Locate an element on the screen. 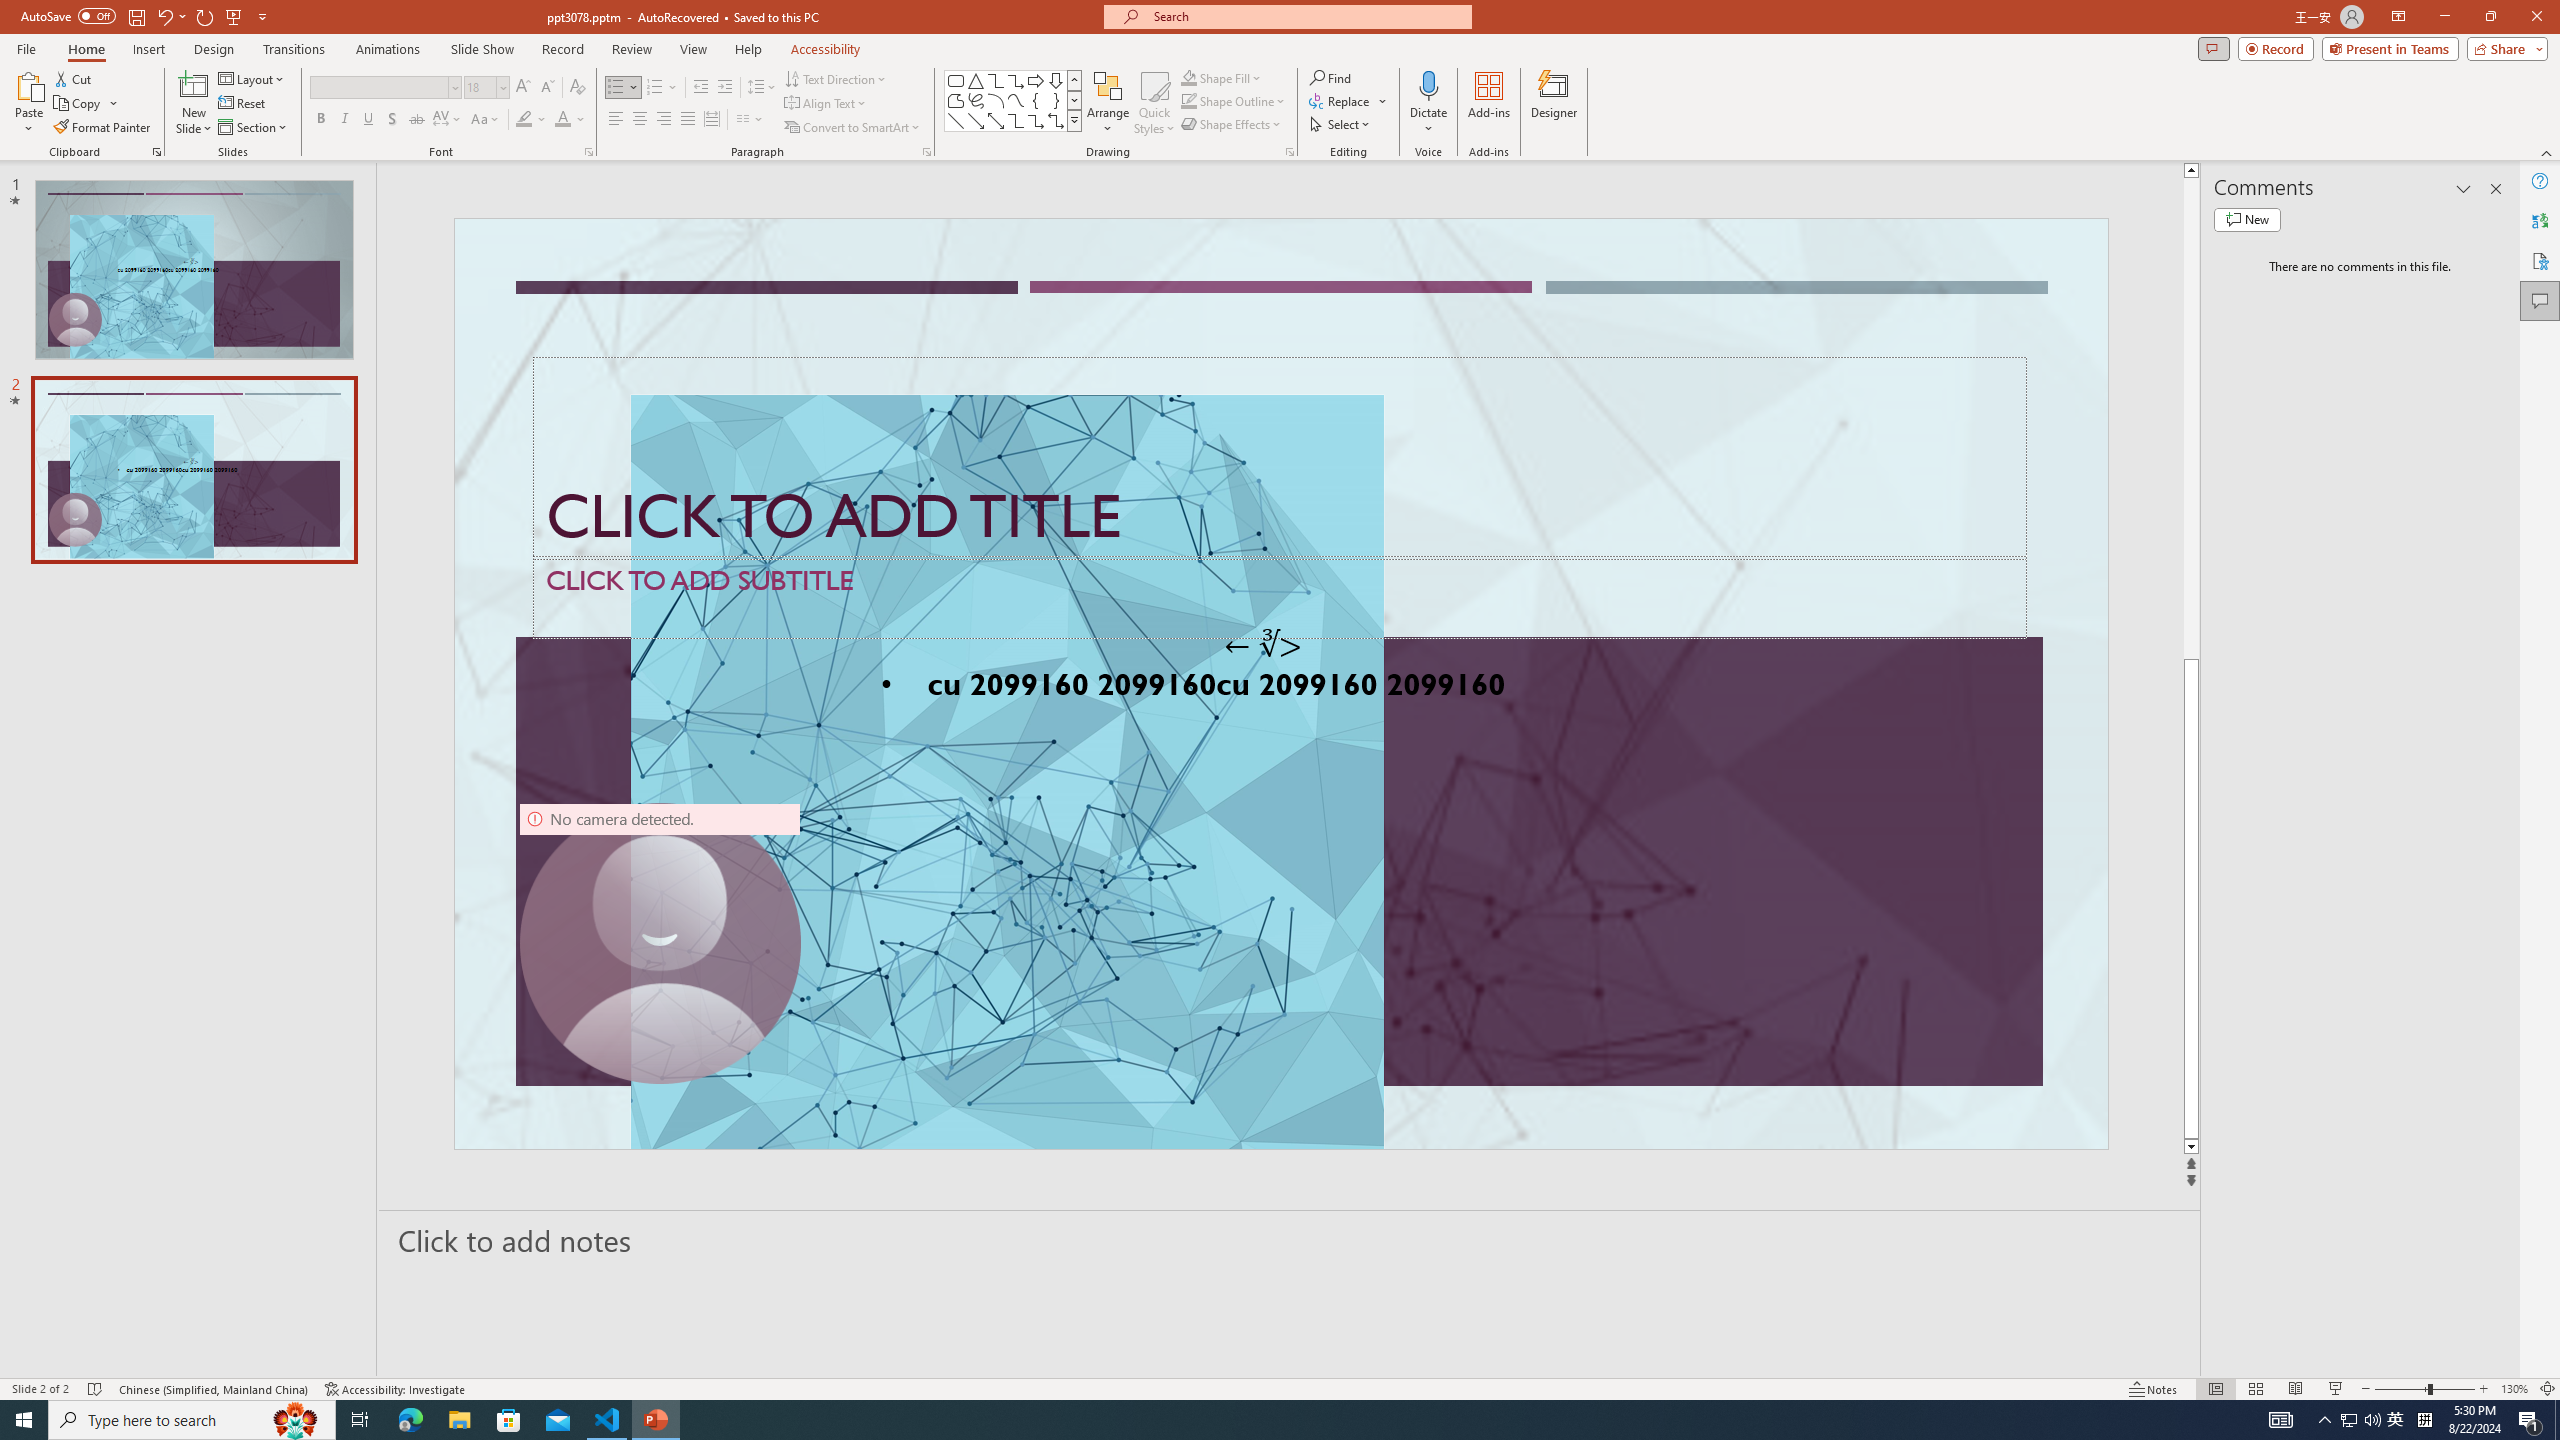 This screenshot has width=2560, height=1440. 'Close pane' is located at coordinates (2495, 188).